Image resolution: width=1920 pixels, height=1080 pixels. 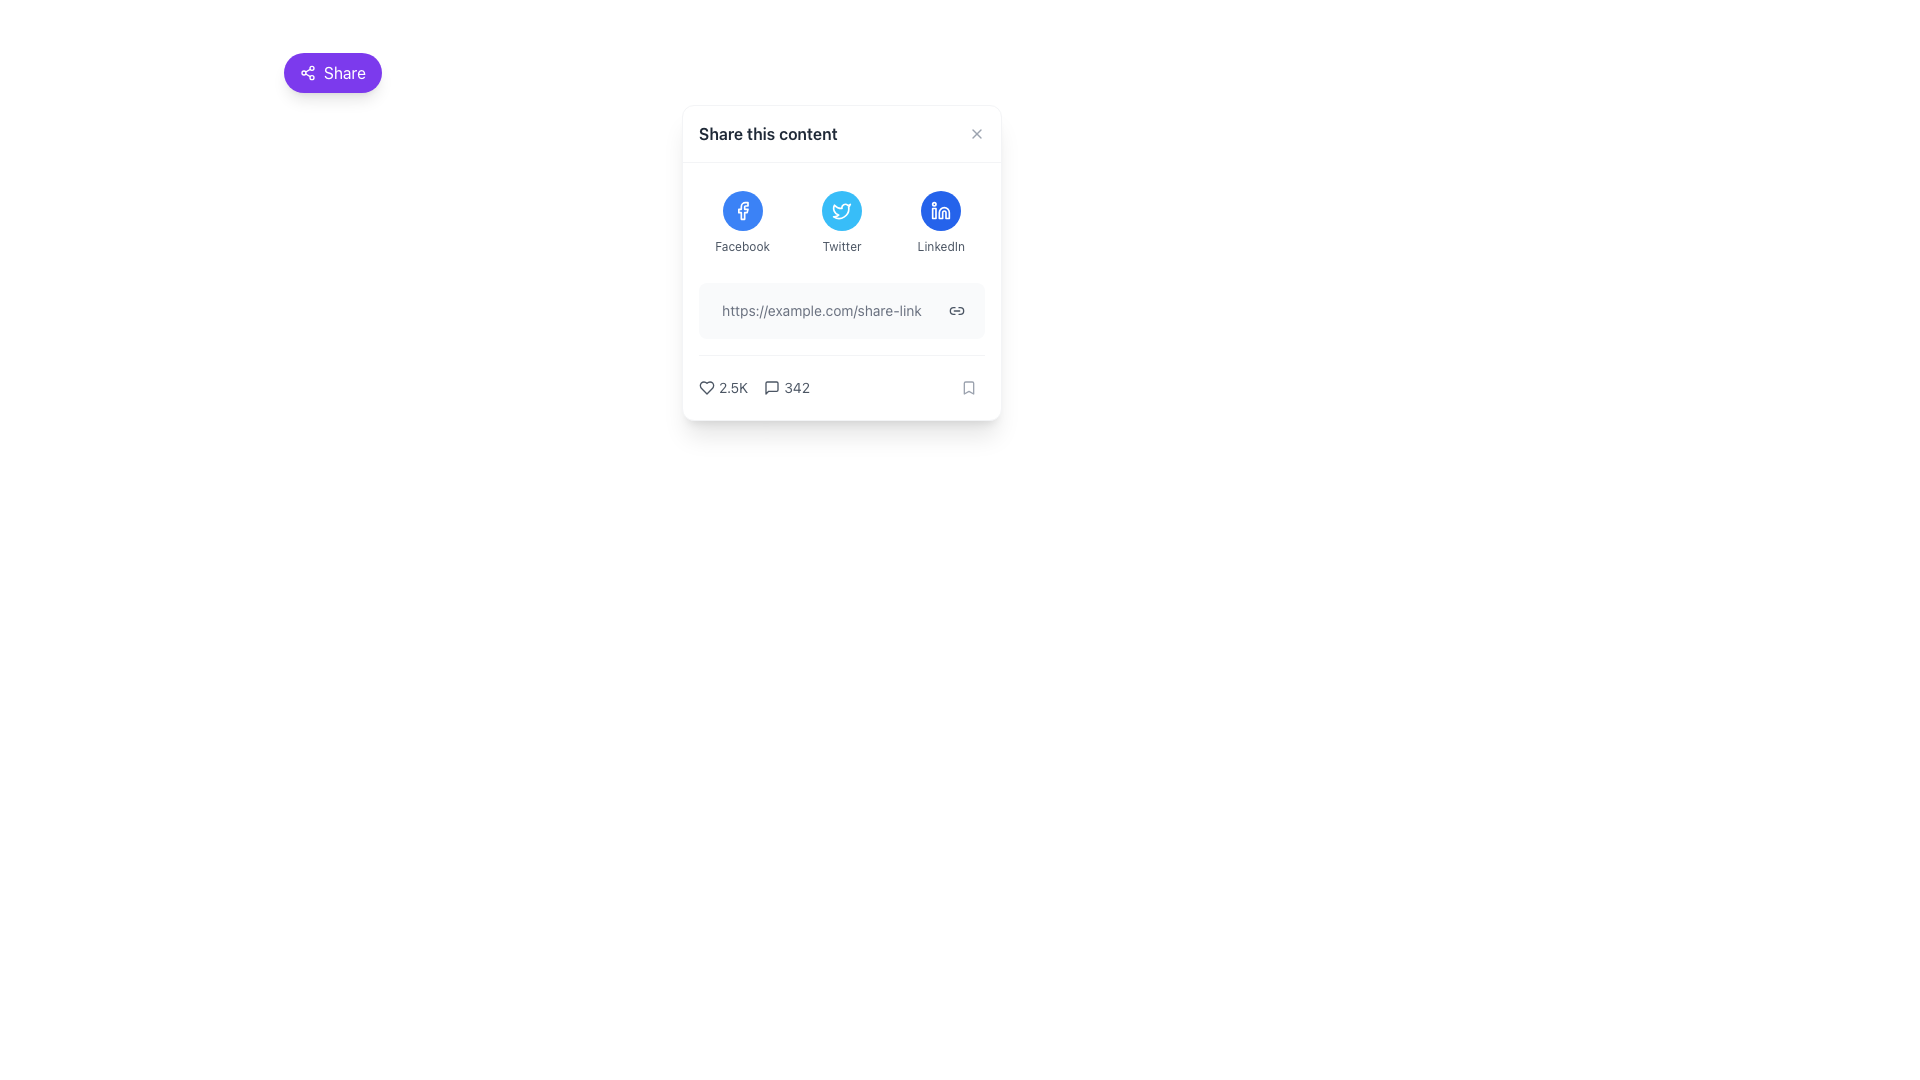 I want to click on the share icon, so click(x=306, y=72).